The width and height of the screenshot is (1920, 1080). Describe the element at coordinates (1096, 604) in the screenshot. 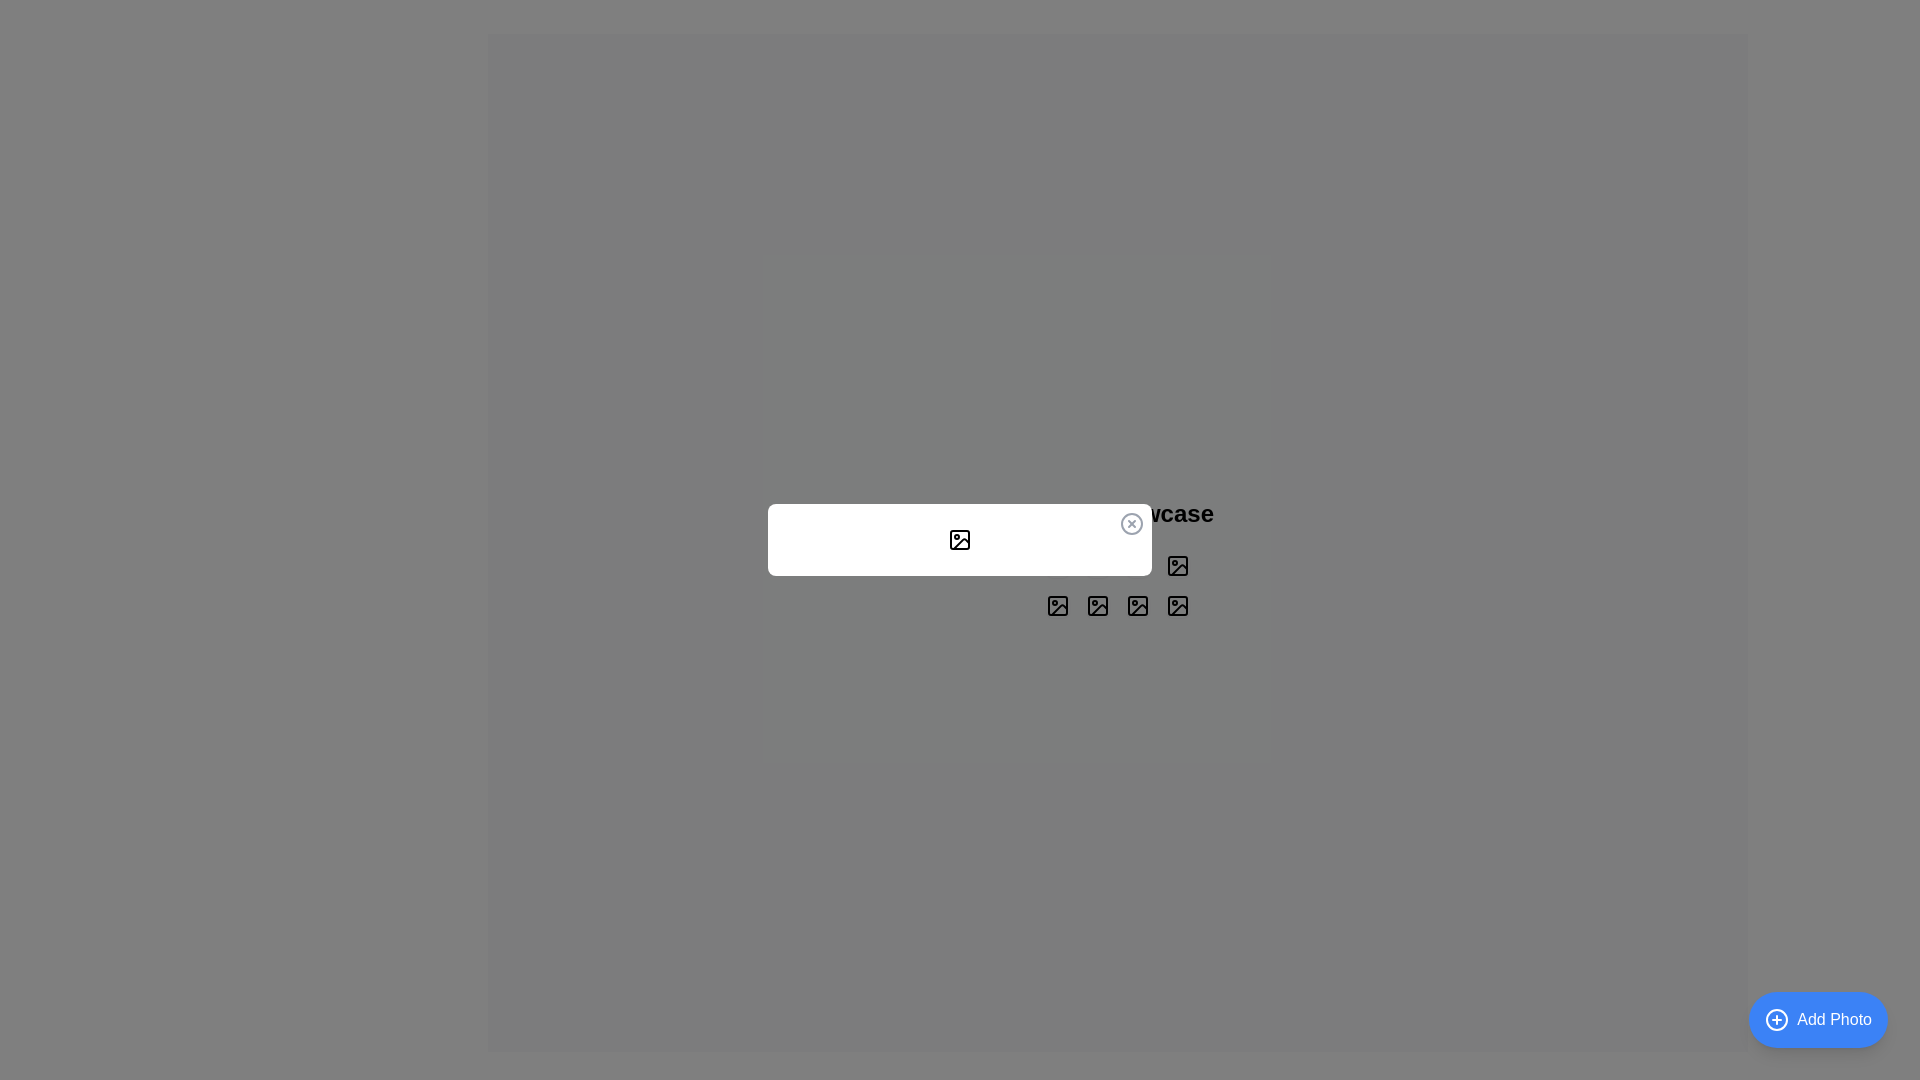

I see `the circular portion of the magnifying glass icon, which is visually identifiable by its border and shape` at that location.